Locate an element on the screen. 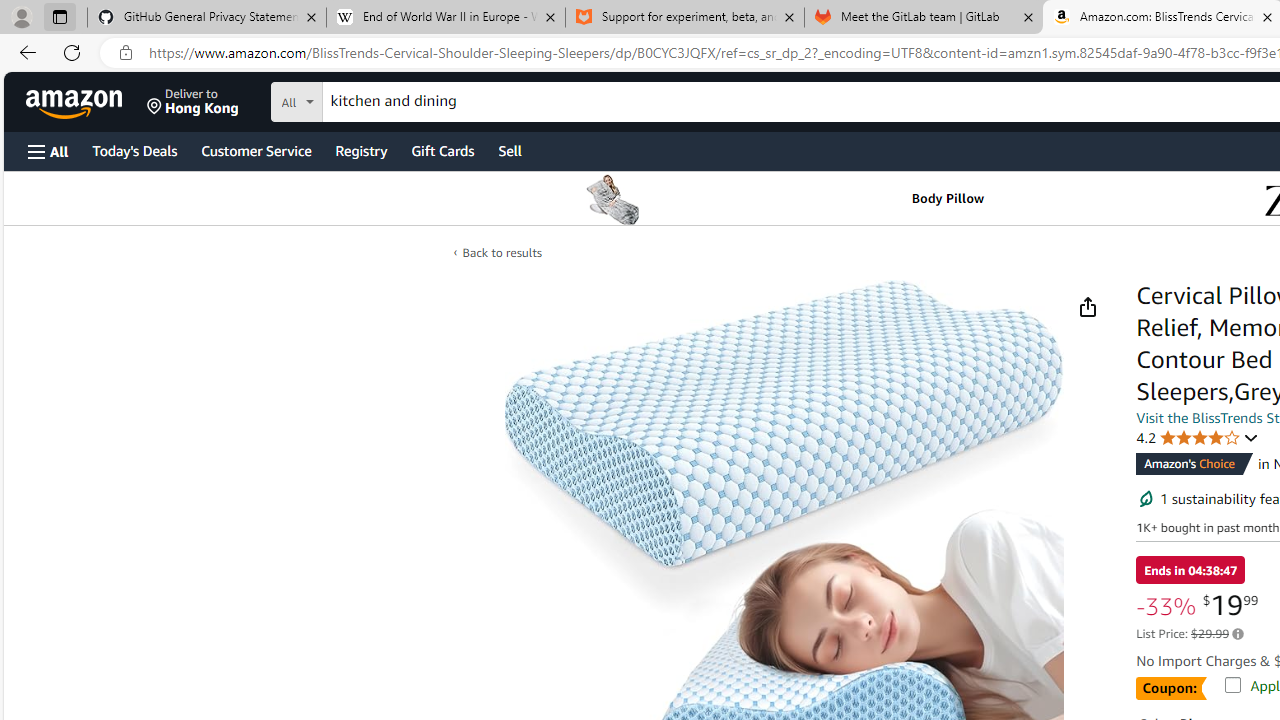 The image size is (1280, 720). 'Apply 20% coupon Shop items | Terms' is located at coordinates (1224, 680).